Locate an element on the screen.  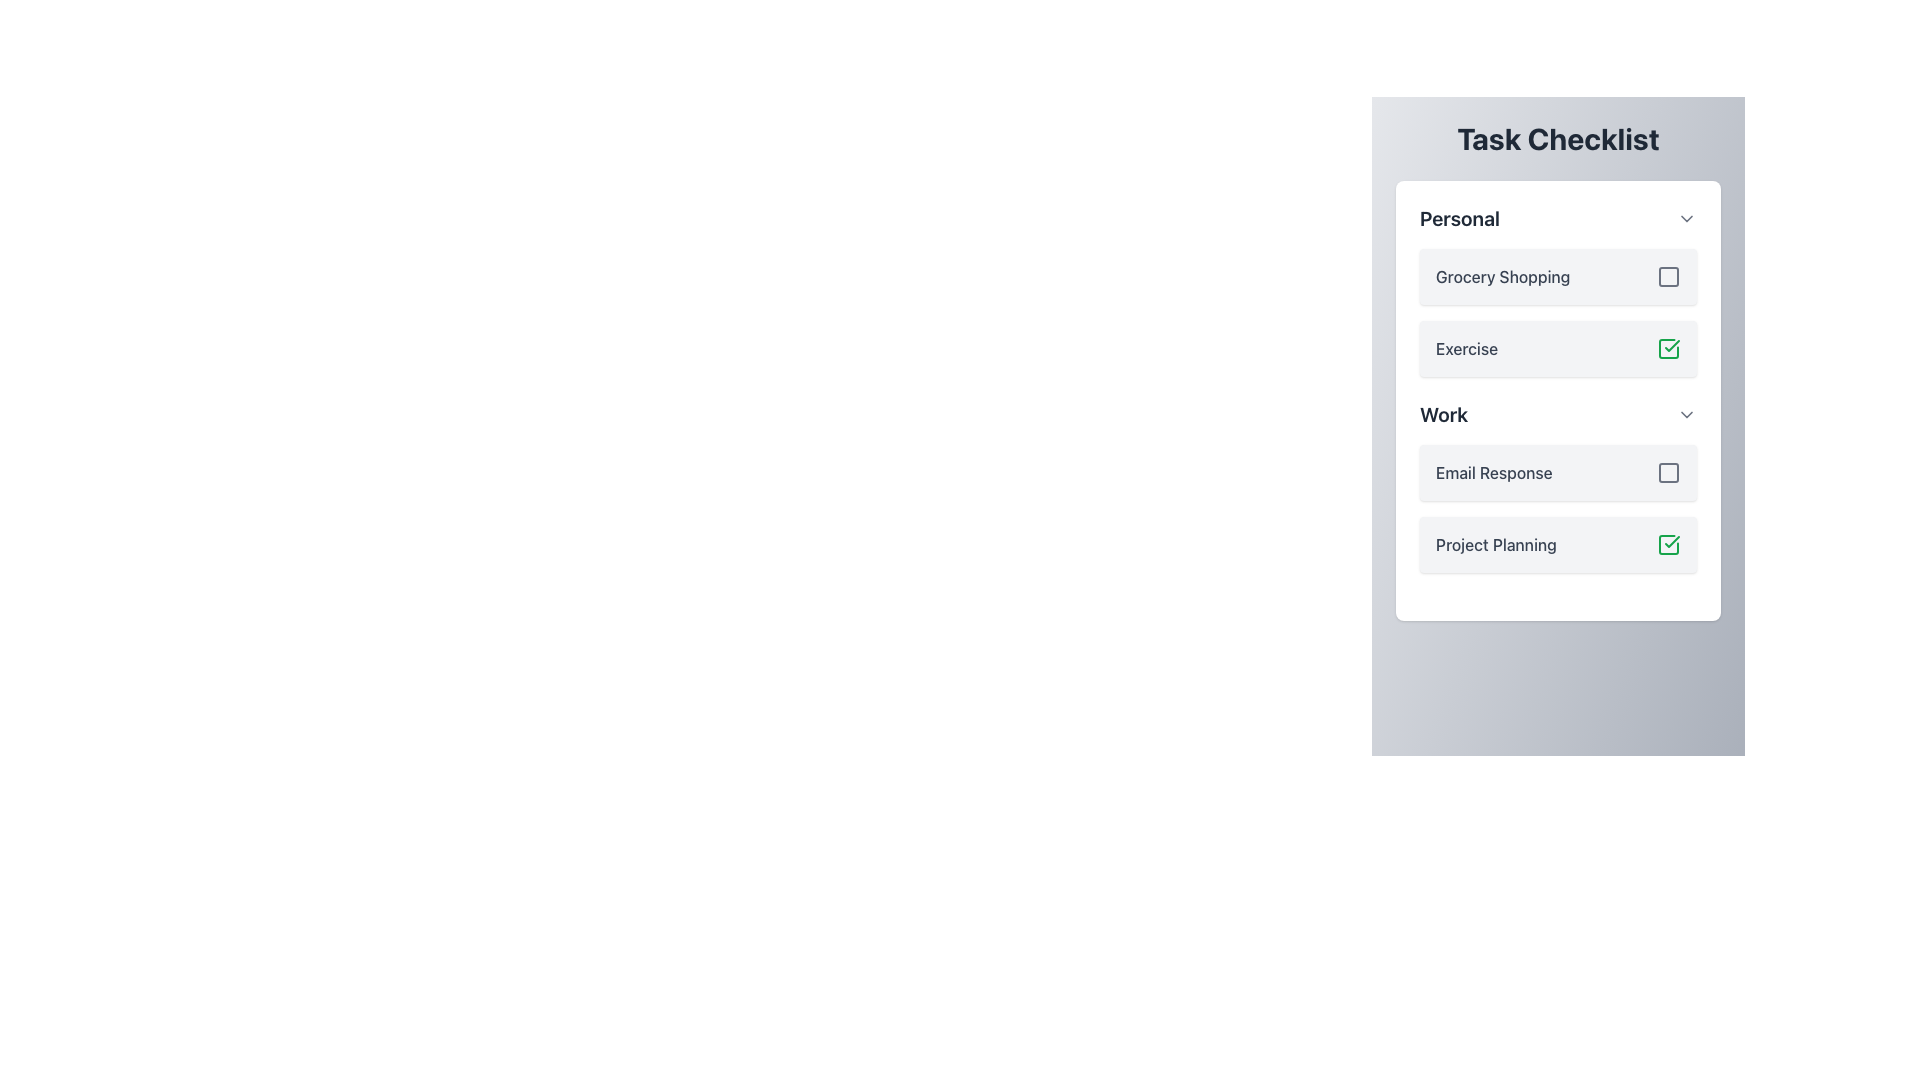
the checkbox next to 'Exercise' in the 'Personal' checklist section to deselect it is located at coordinates (1557, 290).